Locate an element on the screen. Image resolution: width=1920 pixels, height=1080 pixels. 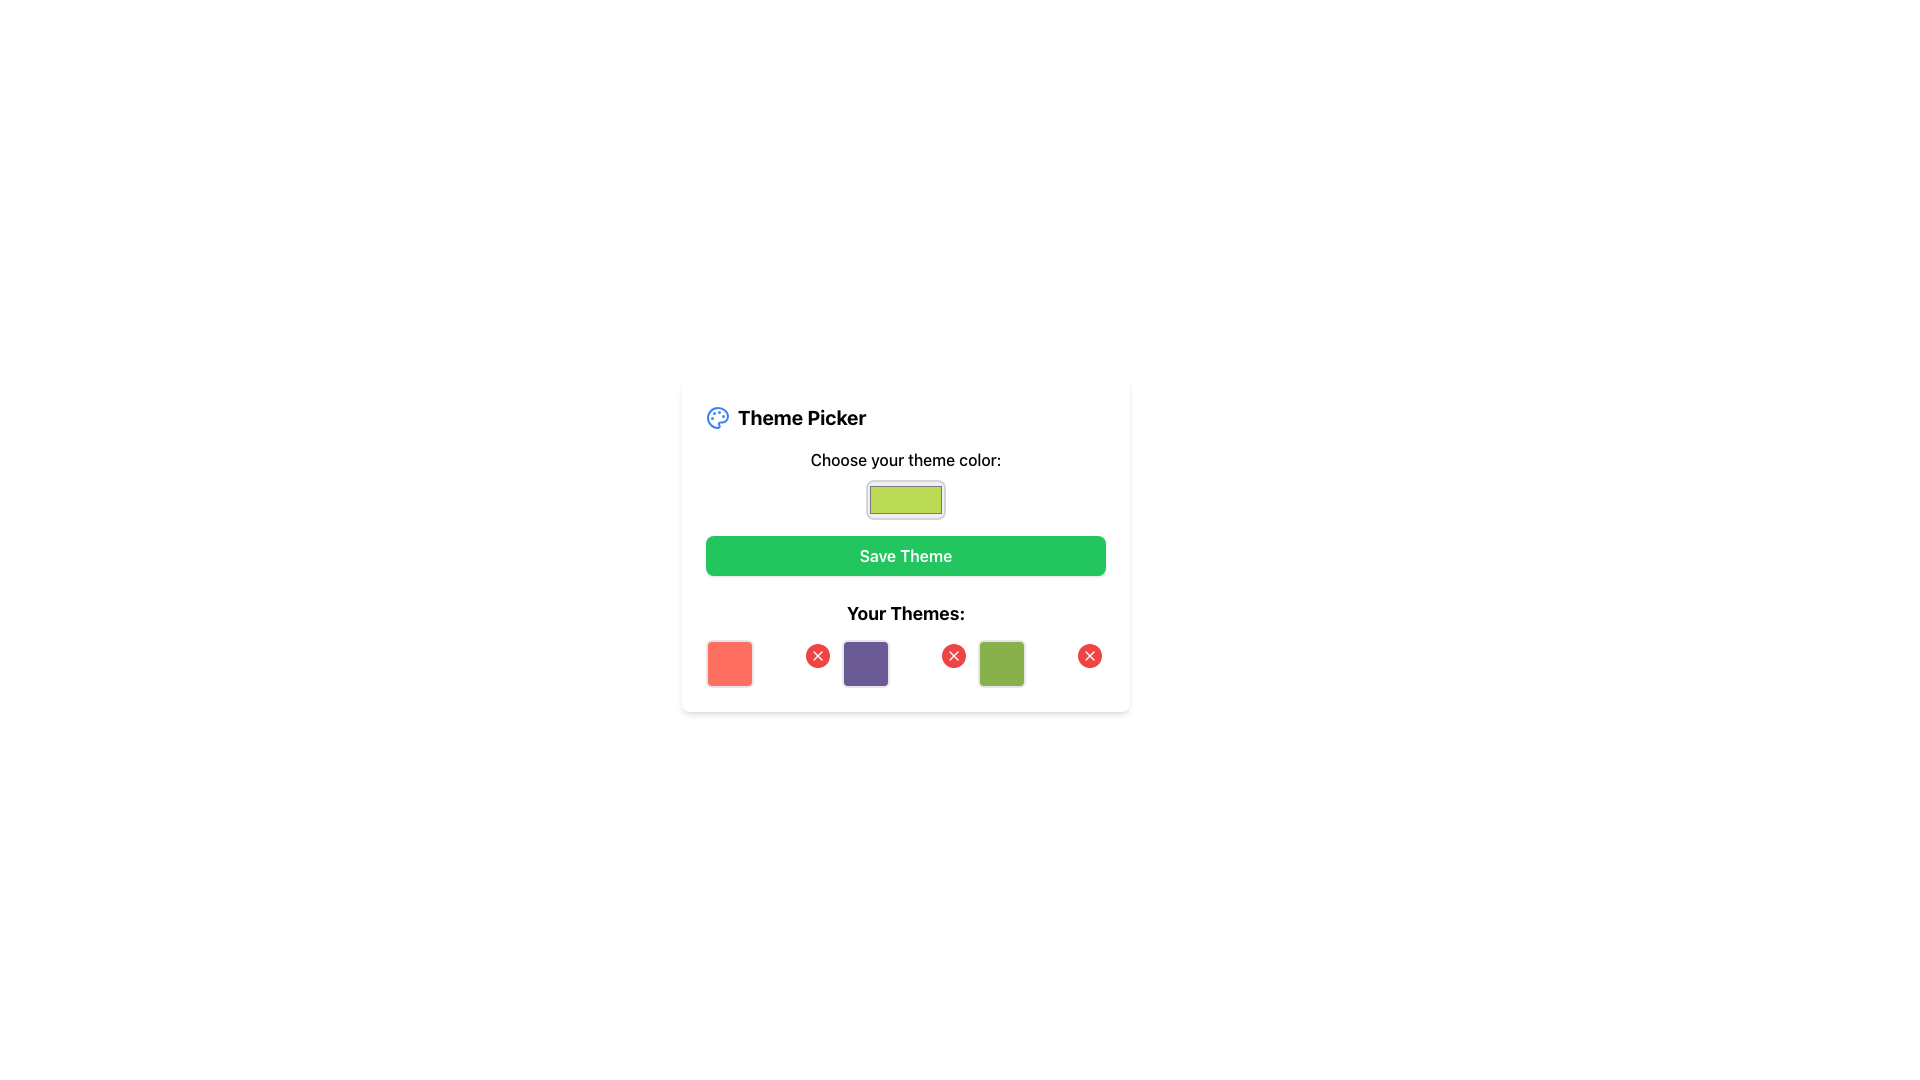
the small, circular red Close button featuring a white 'X' icon, located at the far-right of the row of theme color selectors under the 'Your Themes' section is located at coordinates (1088, 655).